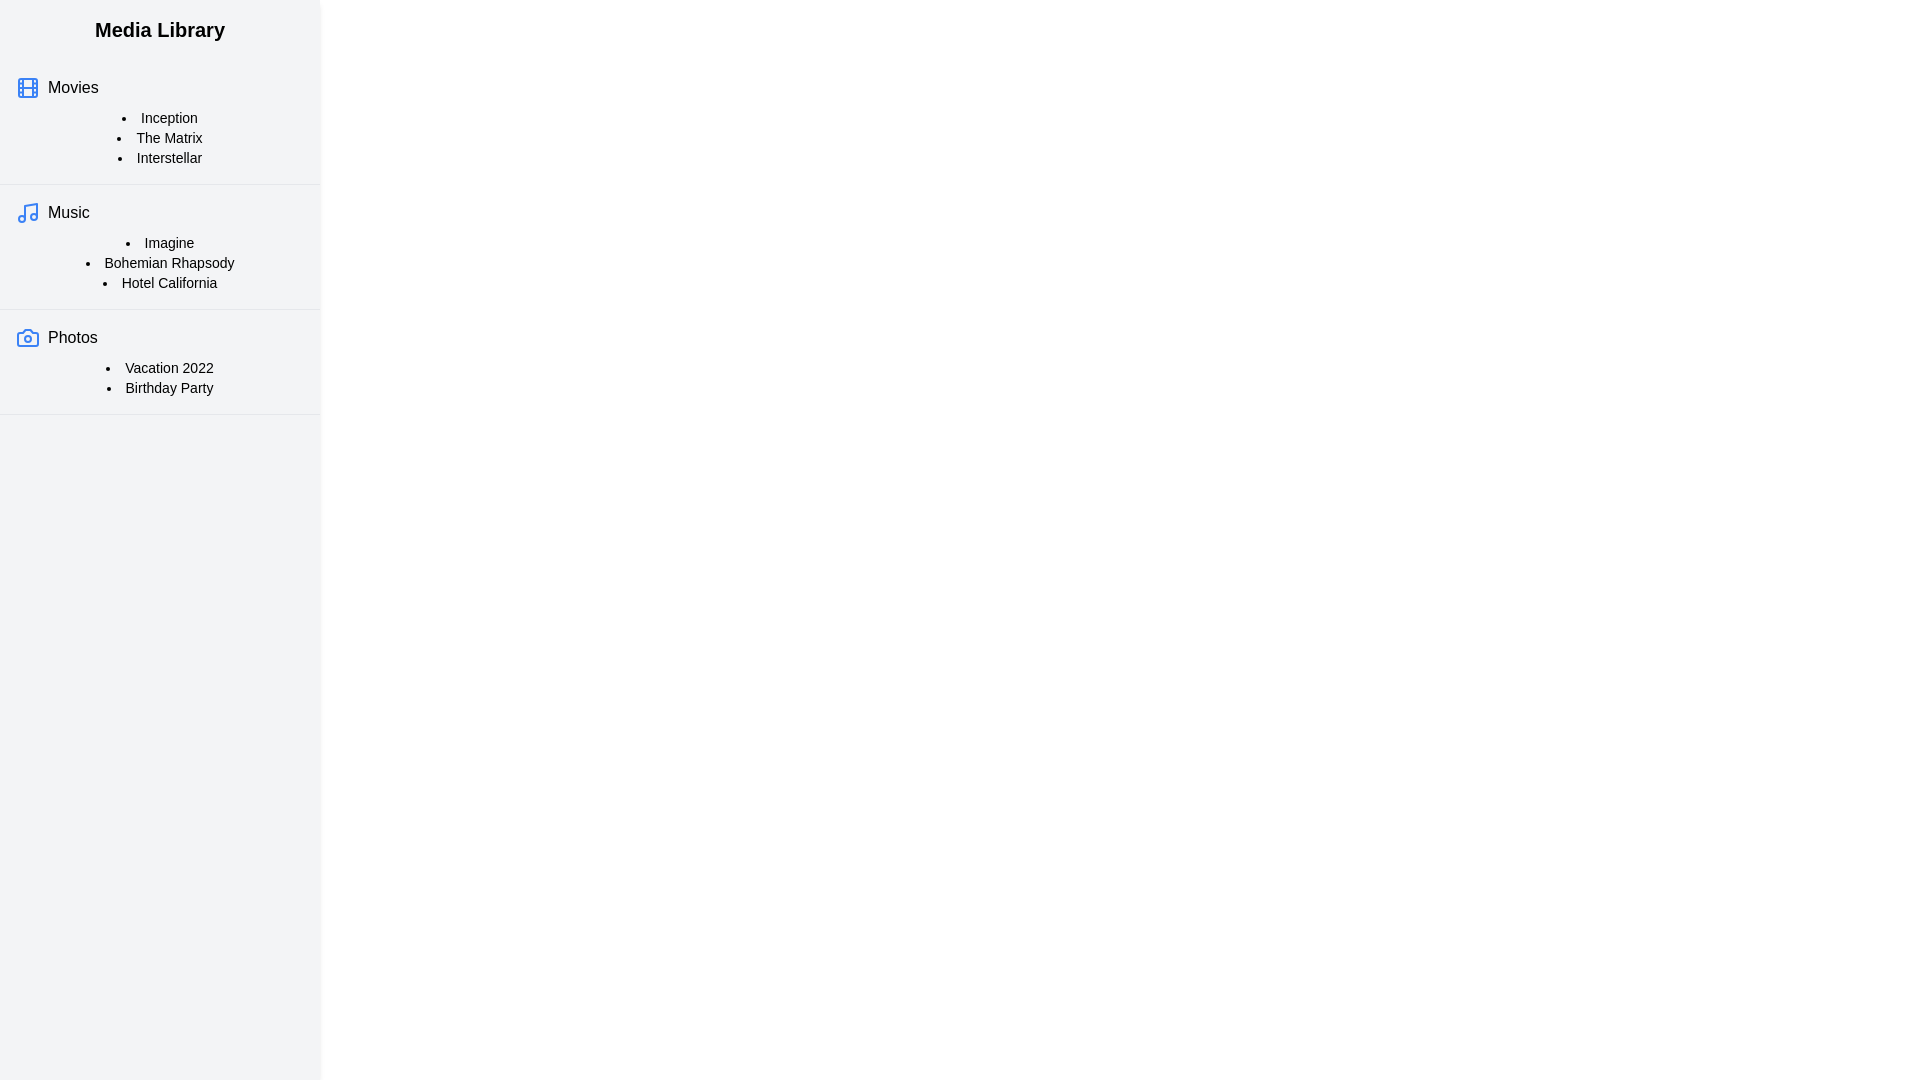  Describe the element at coordinates (39, 39) in the screenshot. I see `button in the top-left corner to toggle the drawer` at that location.